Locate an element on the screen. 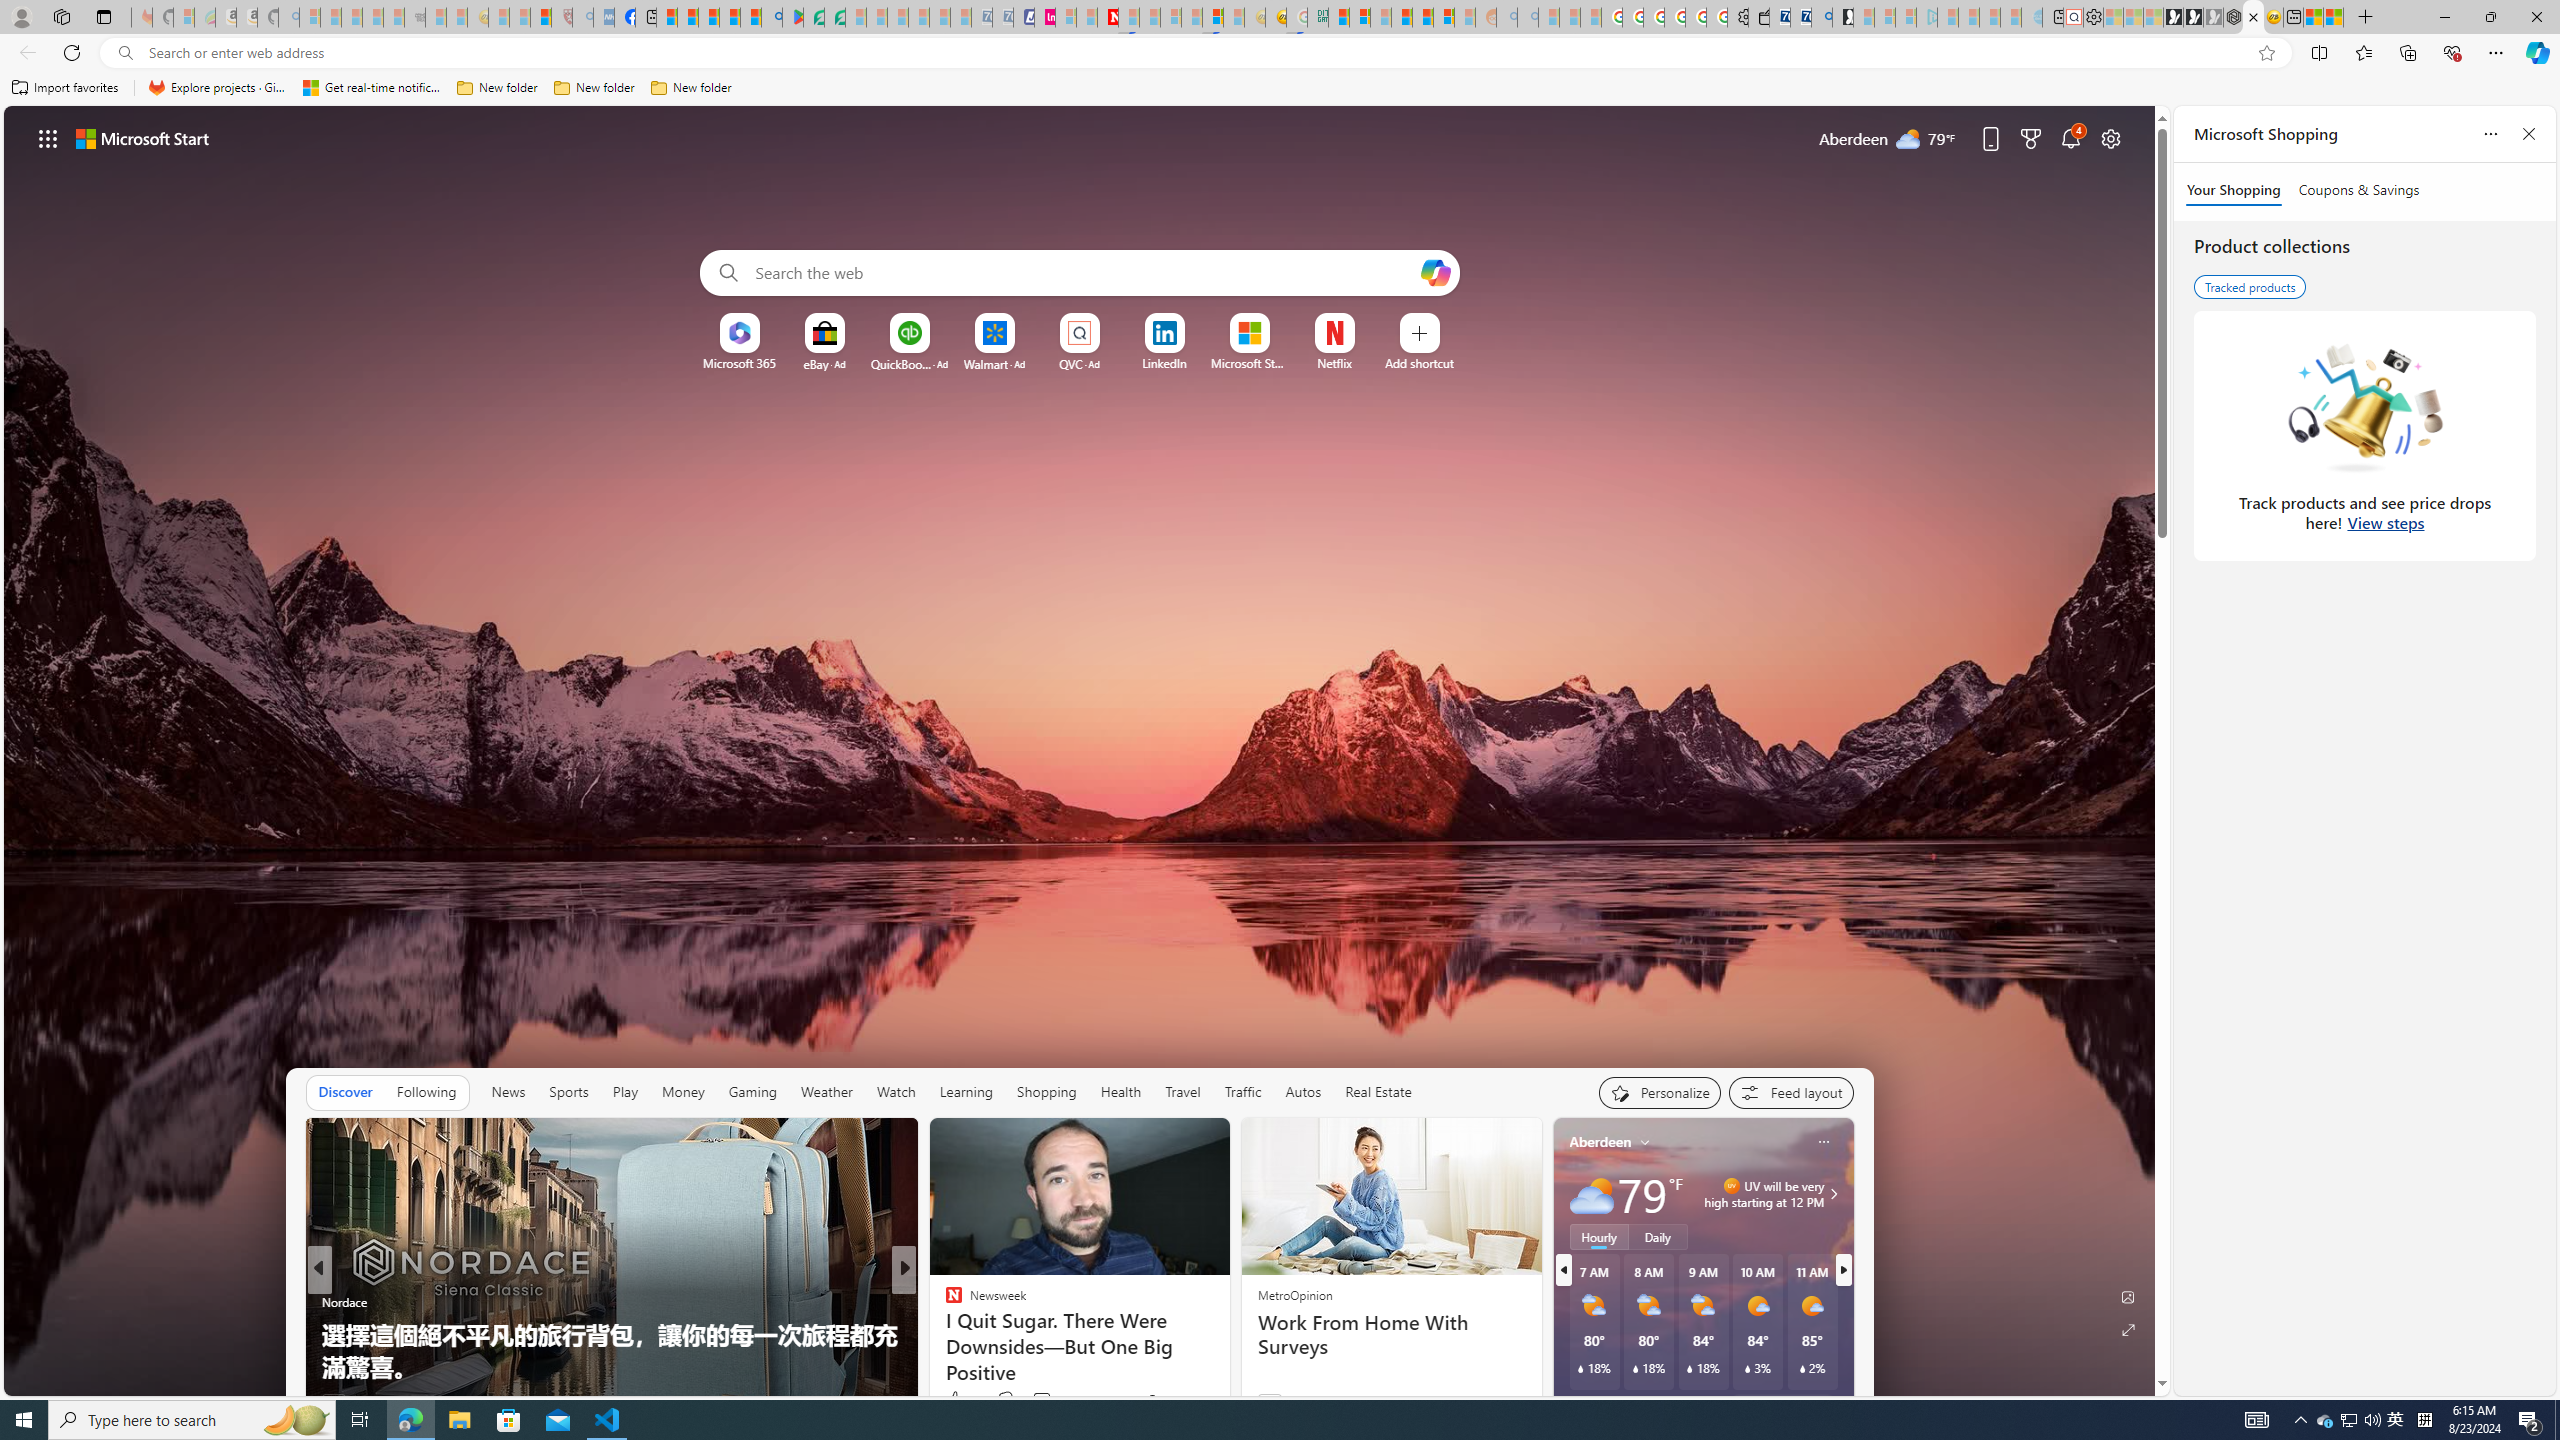 The height and width of the screenshot is (1440, 2560). 'Pets - MSN' is located at coordinates (729, 16).